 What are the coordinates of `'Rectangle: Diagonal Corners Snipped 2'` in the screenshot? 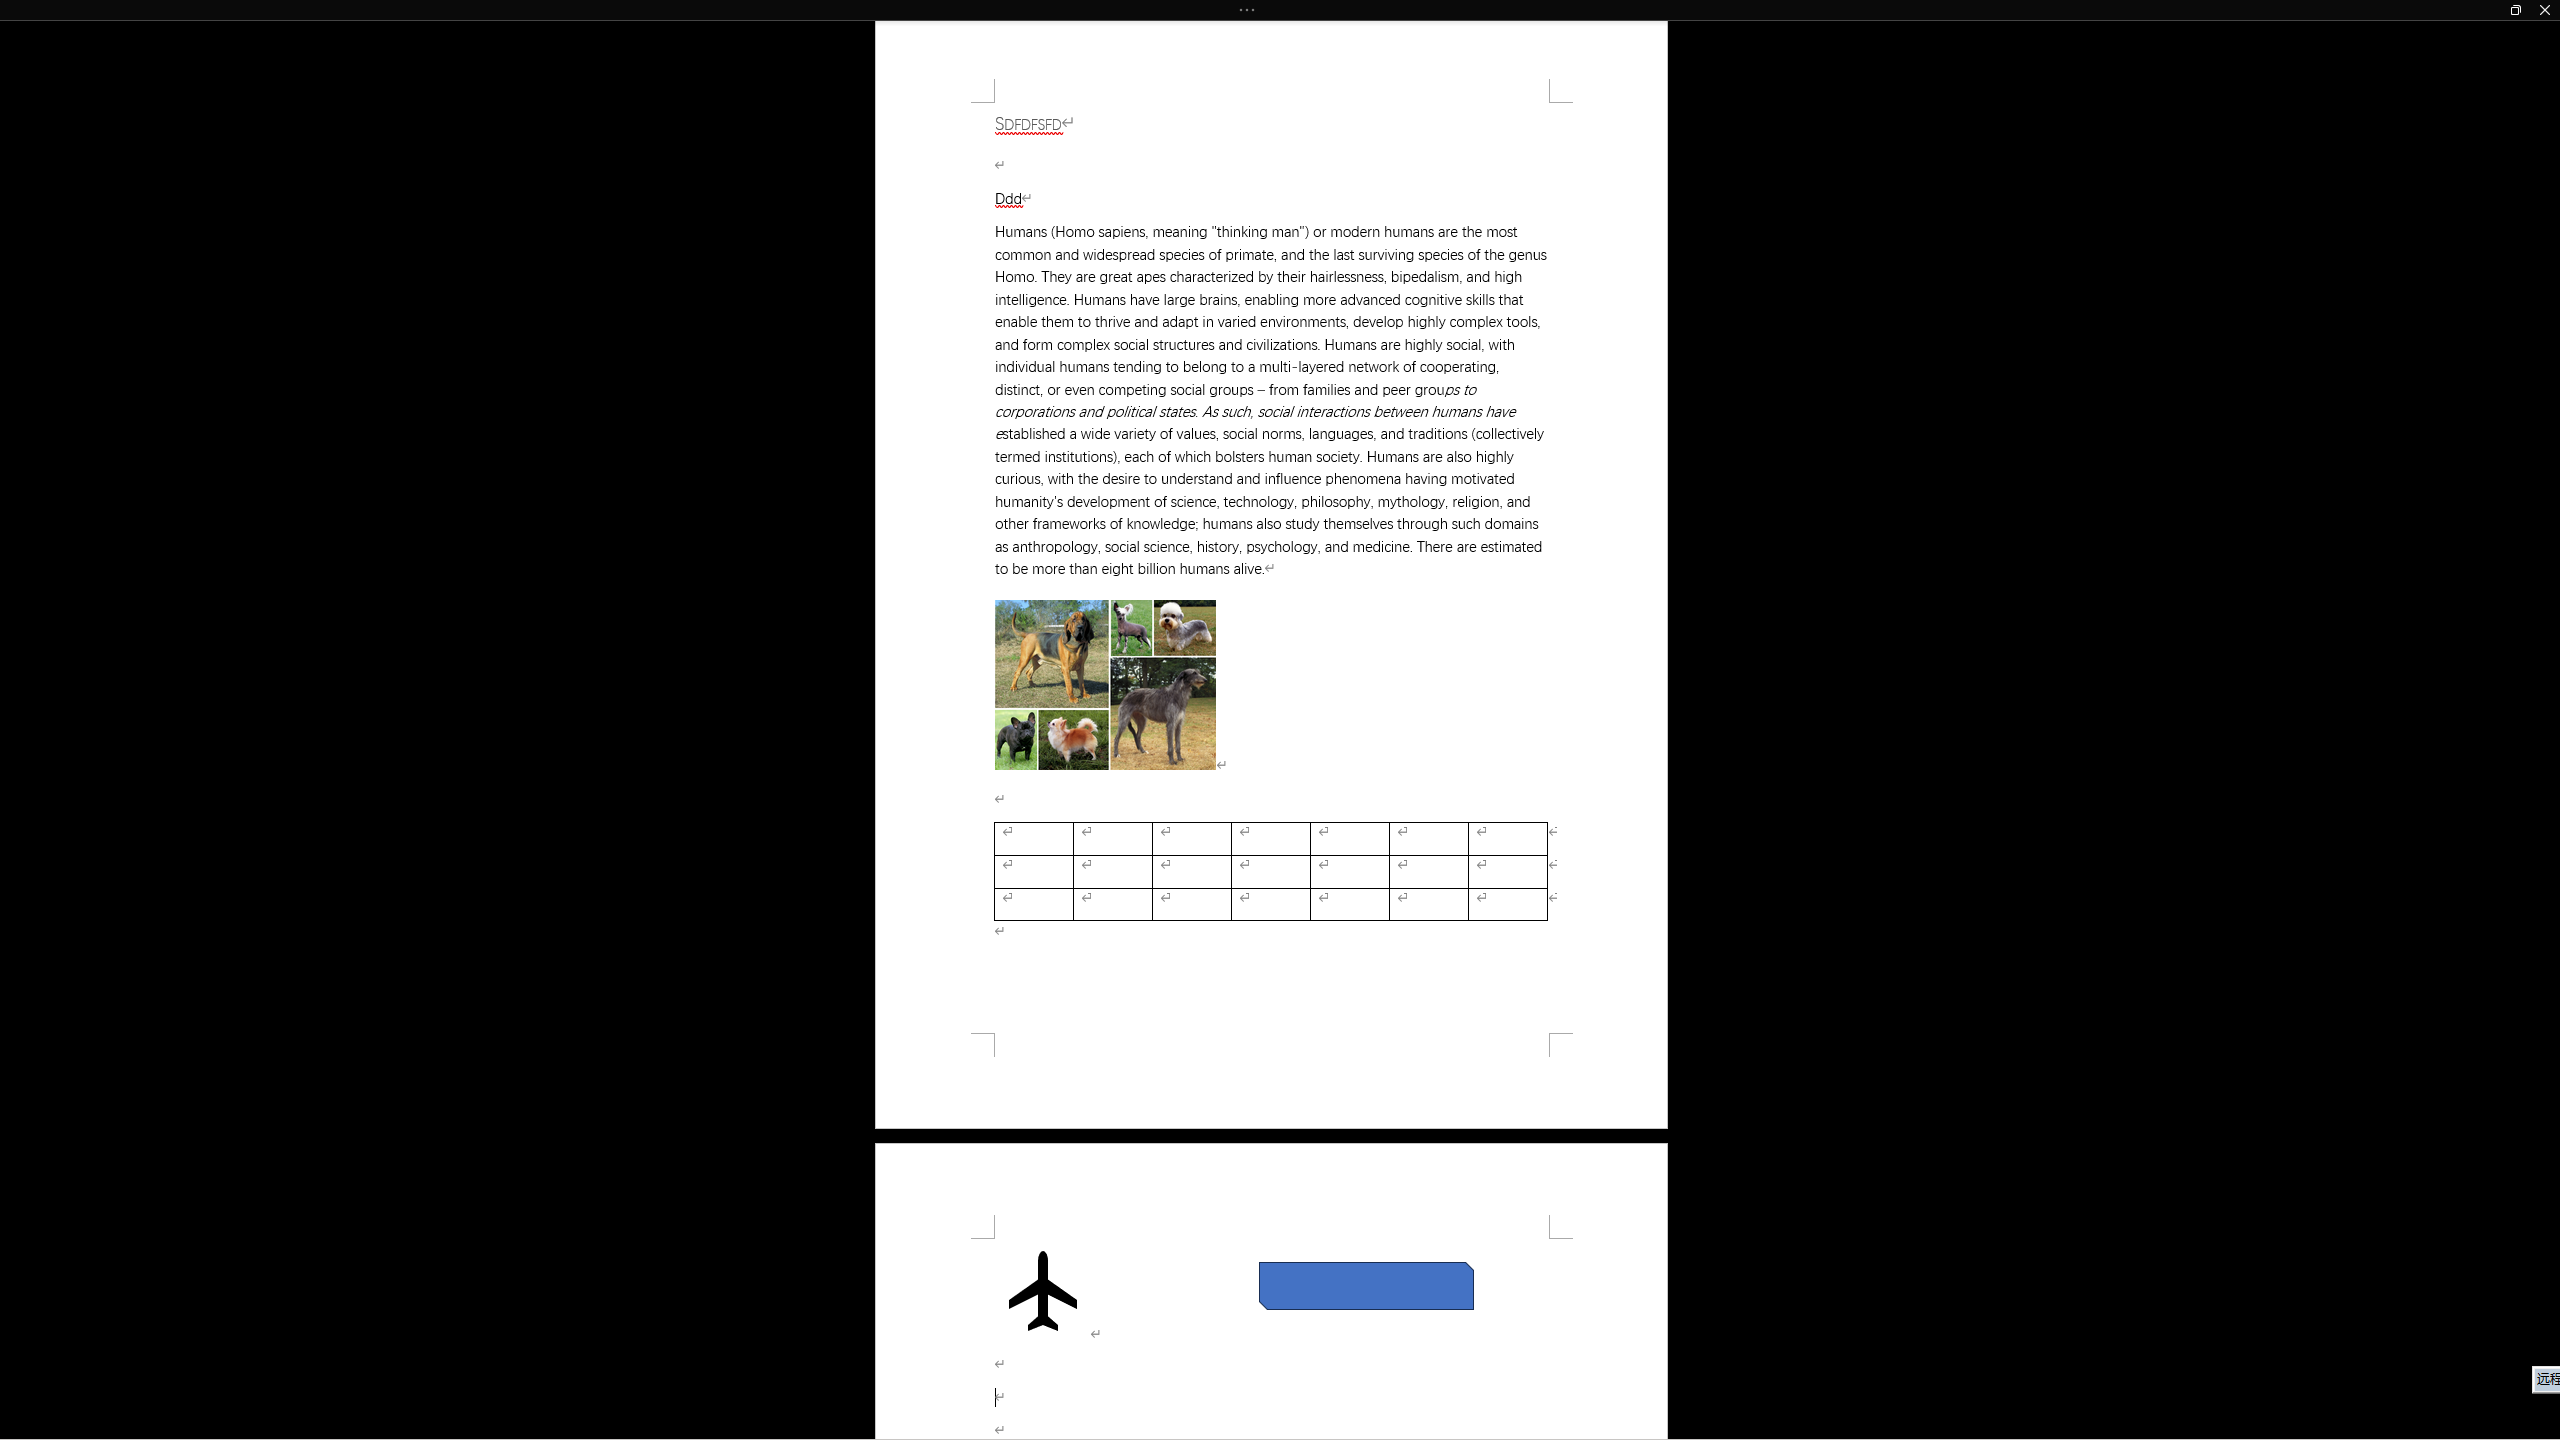 It's located at (1366, 1284).